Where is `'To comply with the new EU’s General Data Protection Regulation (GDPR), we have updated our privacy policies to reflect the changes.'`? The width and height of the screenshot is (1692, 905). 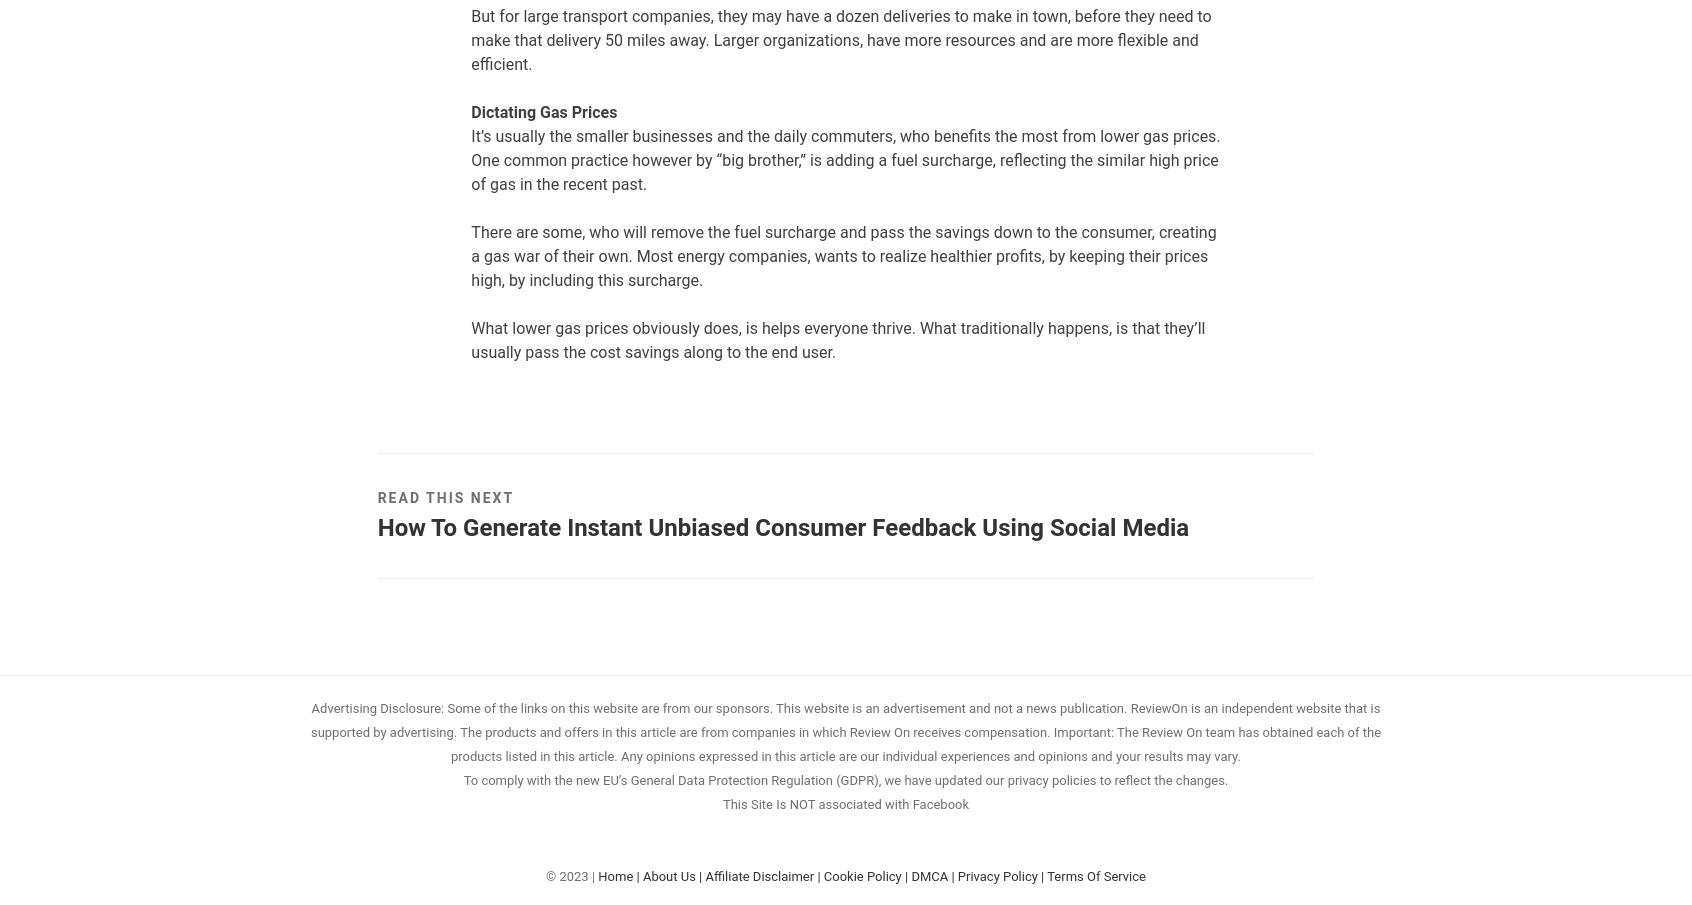 'To comply with the new EU’s General Data Protection Regulation (GDPR), we have updated our privacy policies to reflect the changes.' is located at coordinates (845, 779).